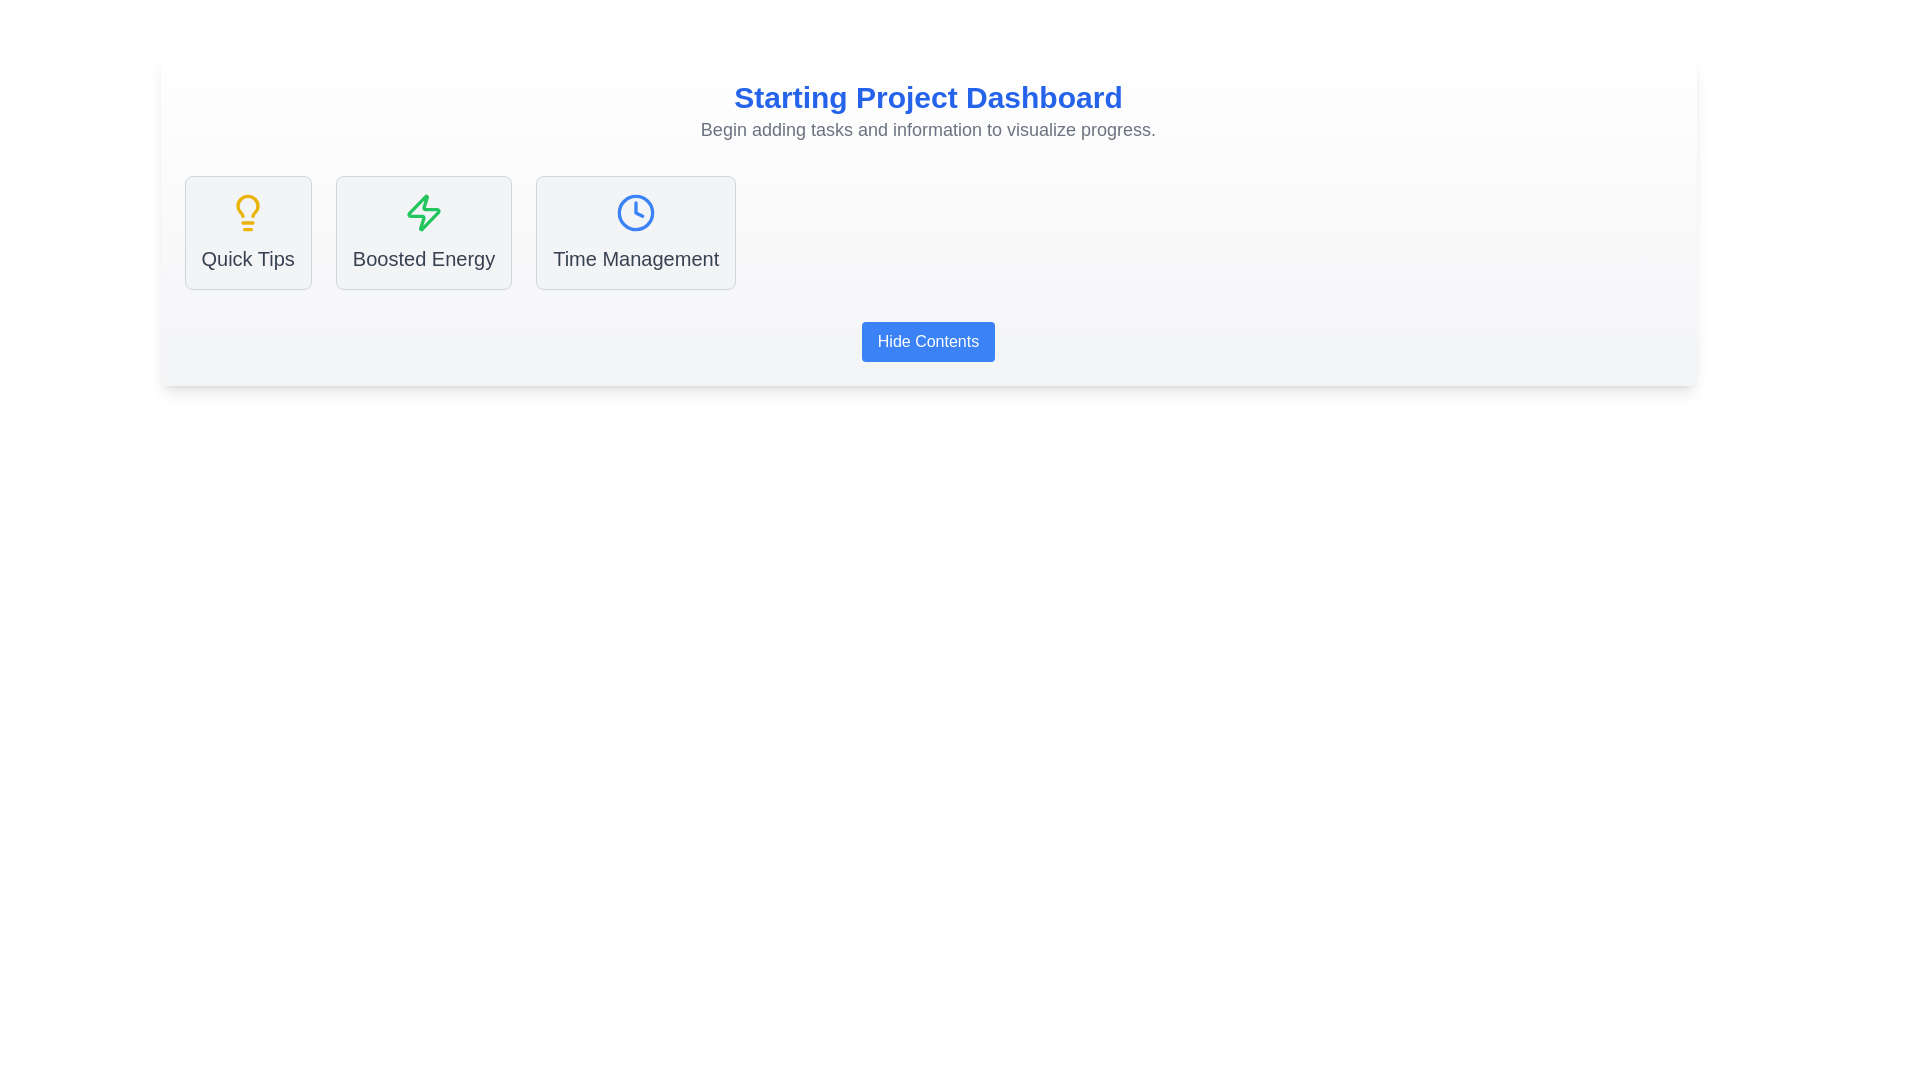  I want to click on keyboard navigation, so click(927, 341).